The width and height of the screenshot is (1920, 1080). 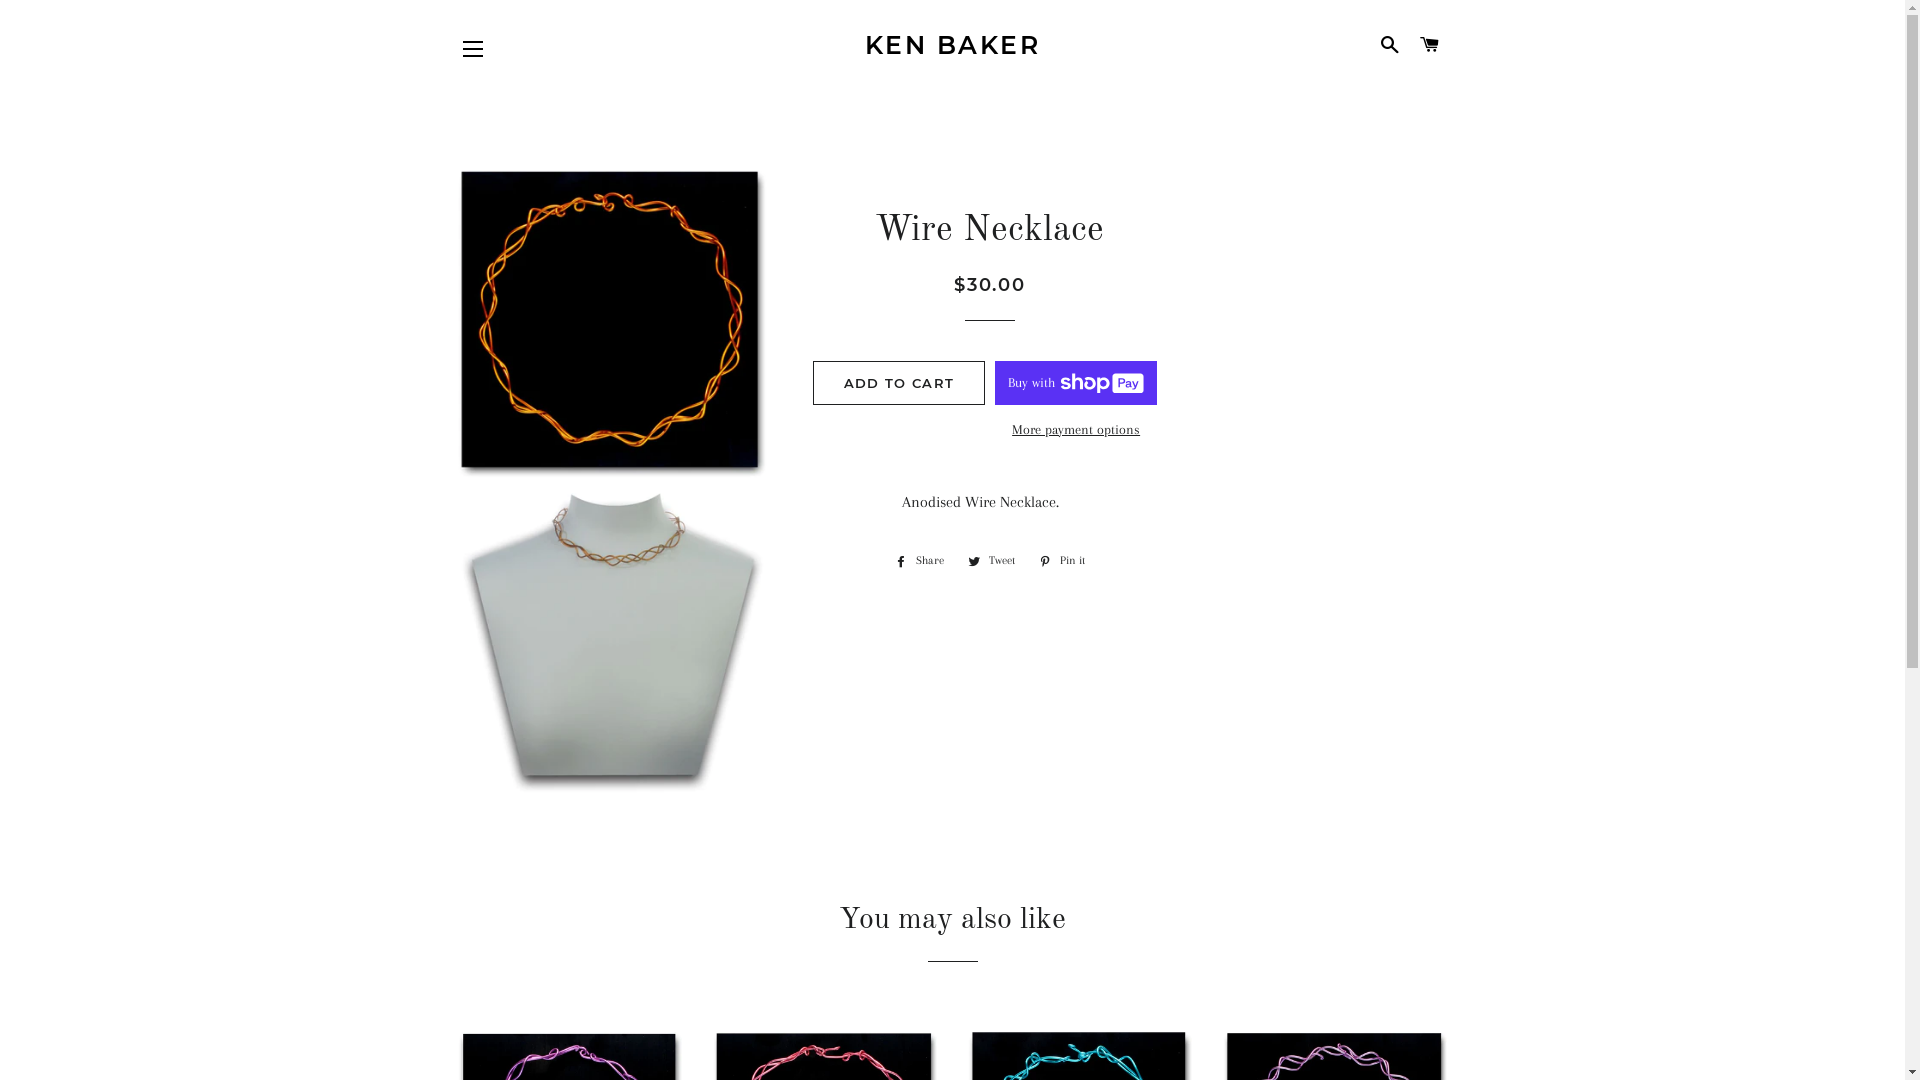 I want to click on 'CART', so click(x=1428, y=45).